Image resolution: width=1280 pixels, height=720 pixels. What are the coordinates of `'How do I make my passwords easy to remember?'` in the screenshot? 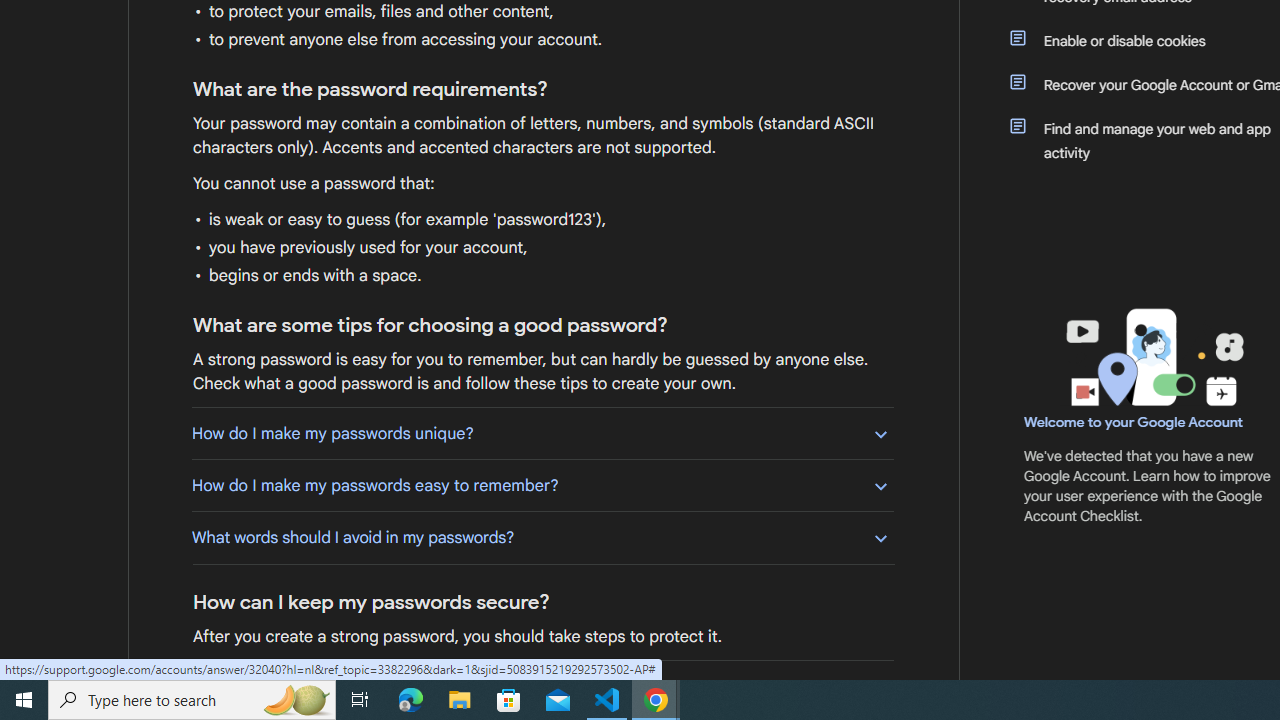 It's located at (542, 485).